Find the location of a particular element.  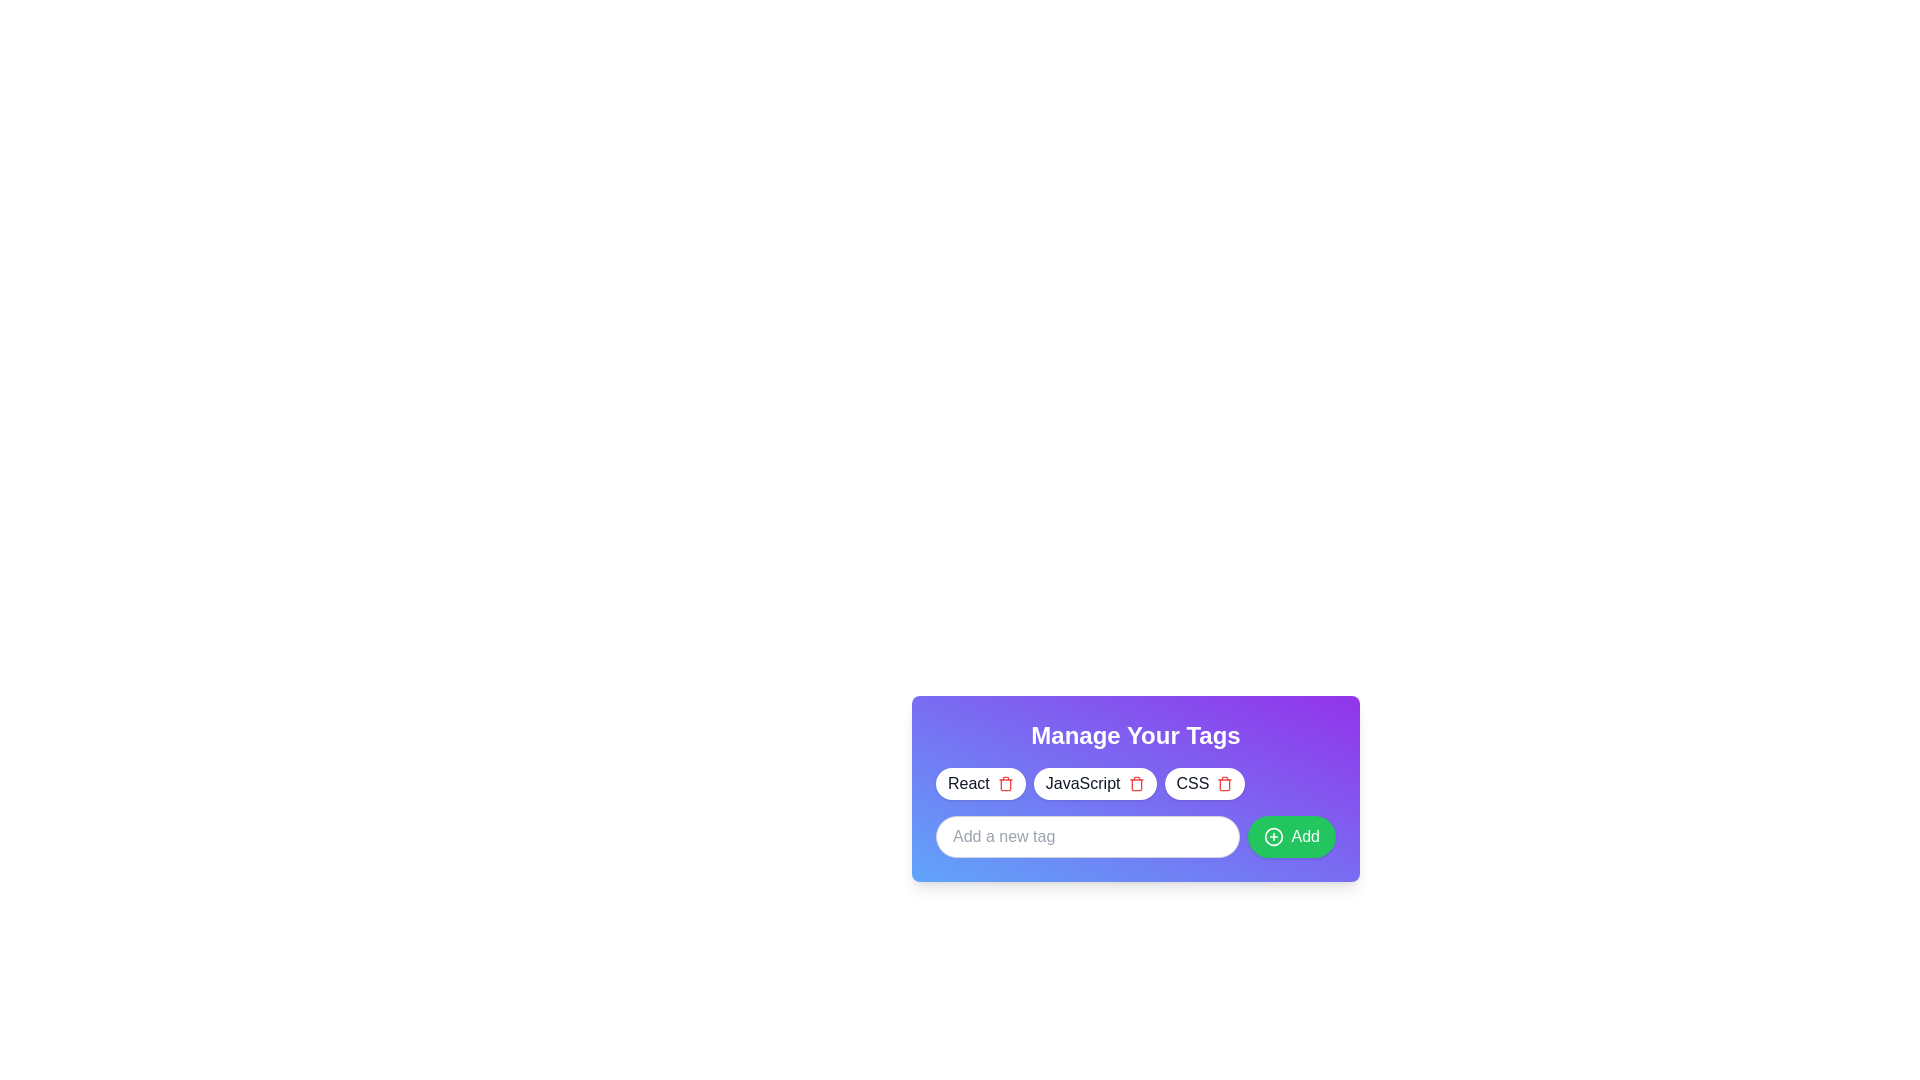

text label indicating the tag 'JavaScript', which is the second tag in a horizontal list of tags within the 'Manage Your Tags' panel is located at coordinates (1082, 782).